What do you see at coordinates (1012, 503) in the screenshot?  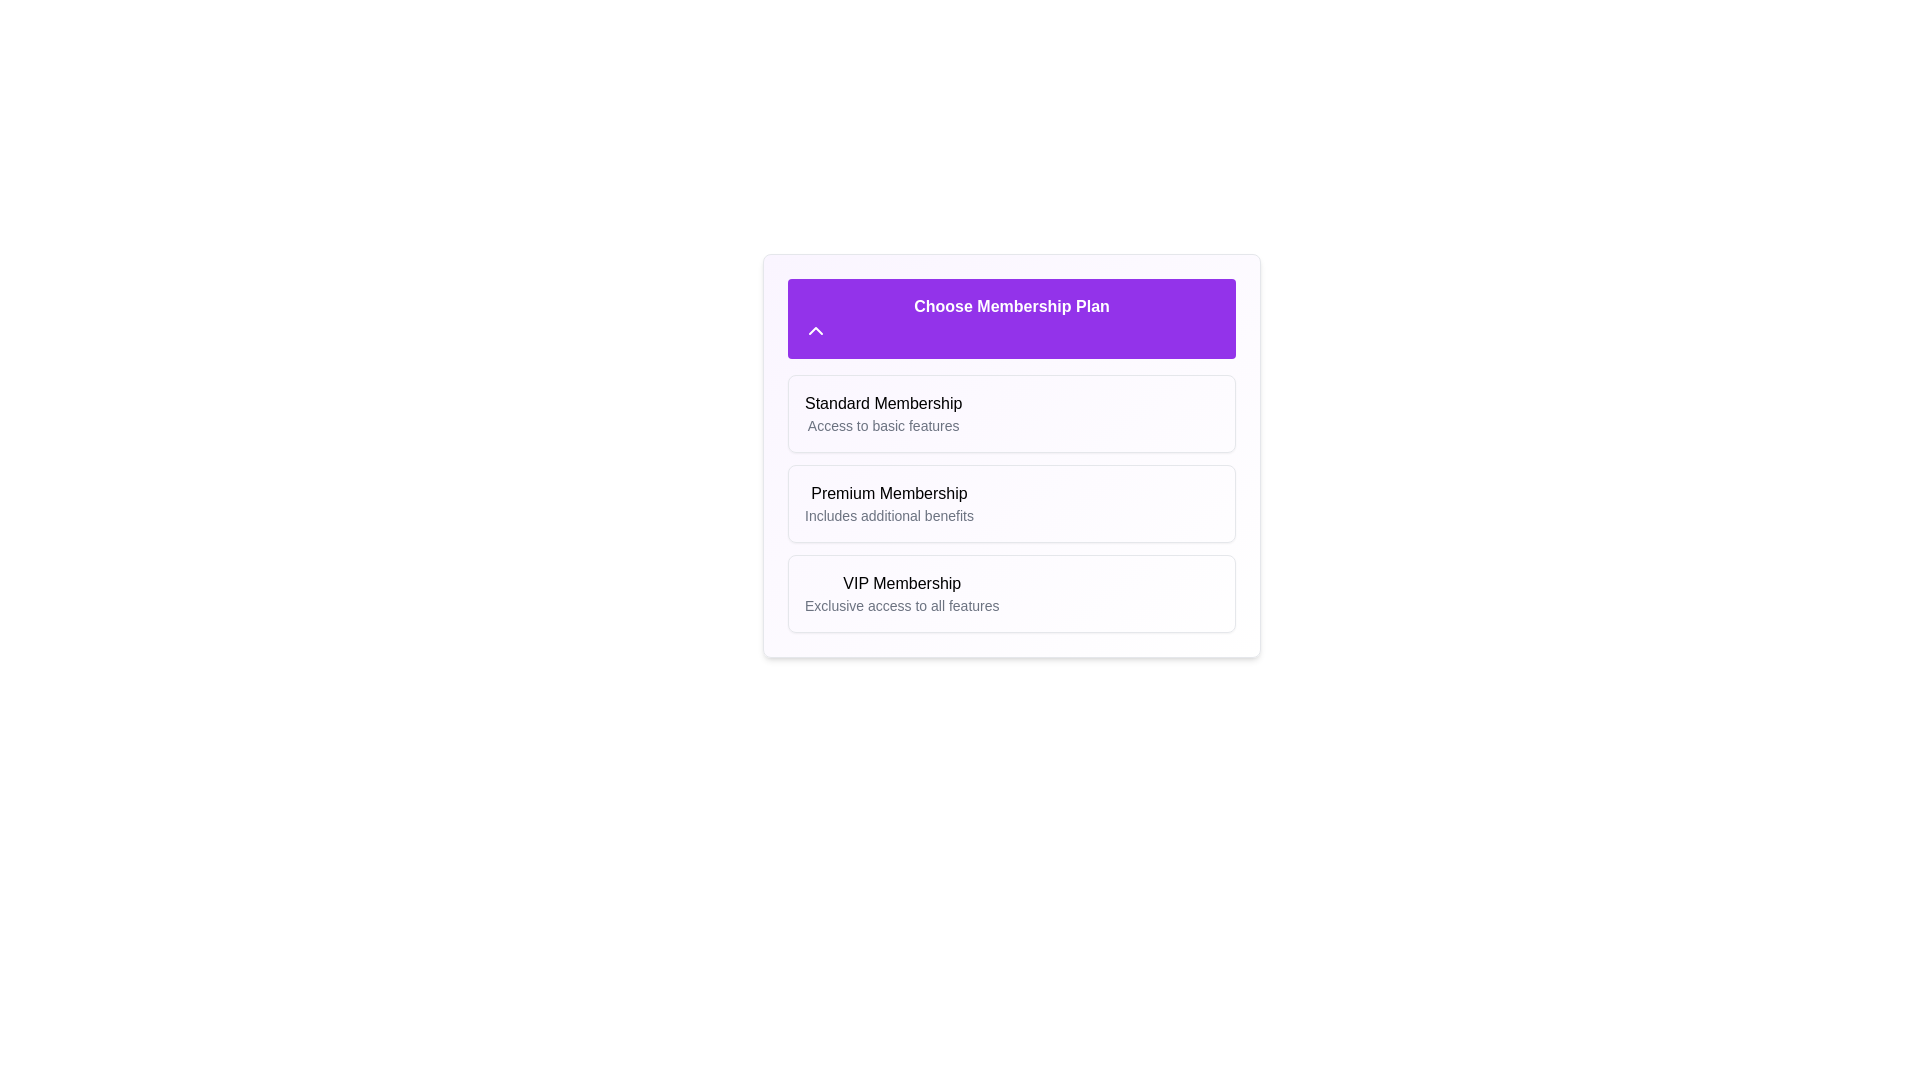 I see `the 'Premium Membership' informational card, which is the second card in the vertical list of membership options, centrally located between the 'Standard Membership' and 'VIP Membership' cards` at bounding box center [1012, 503].